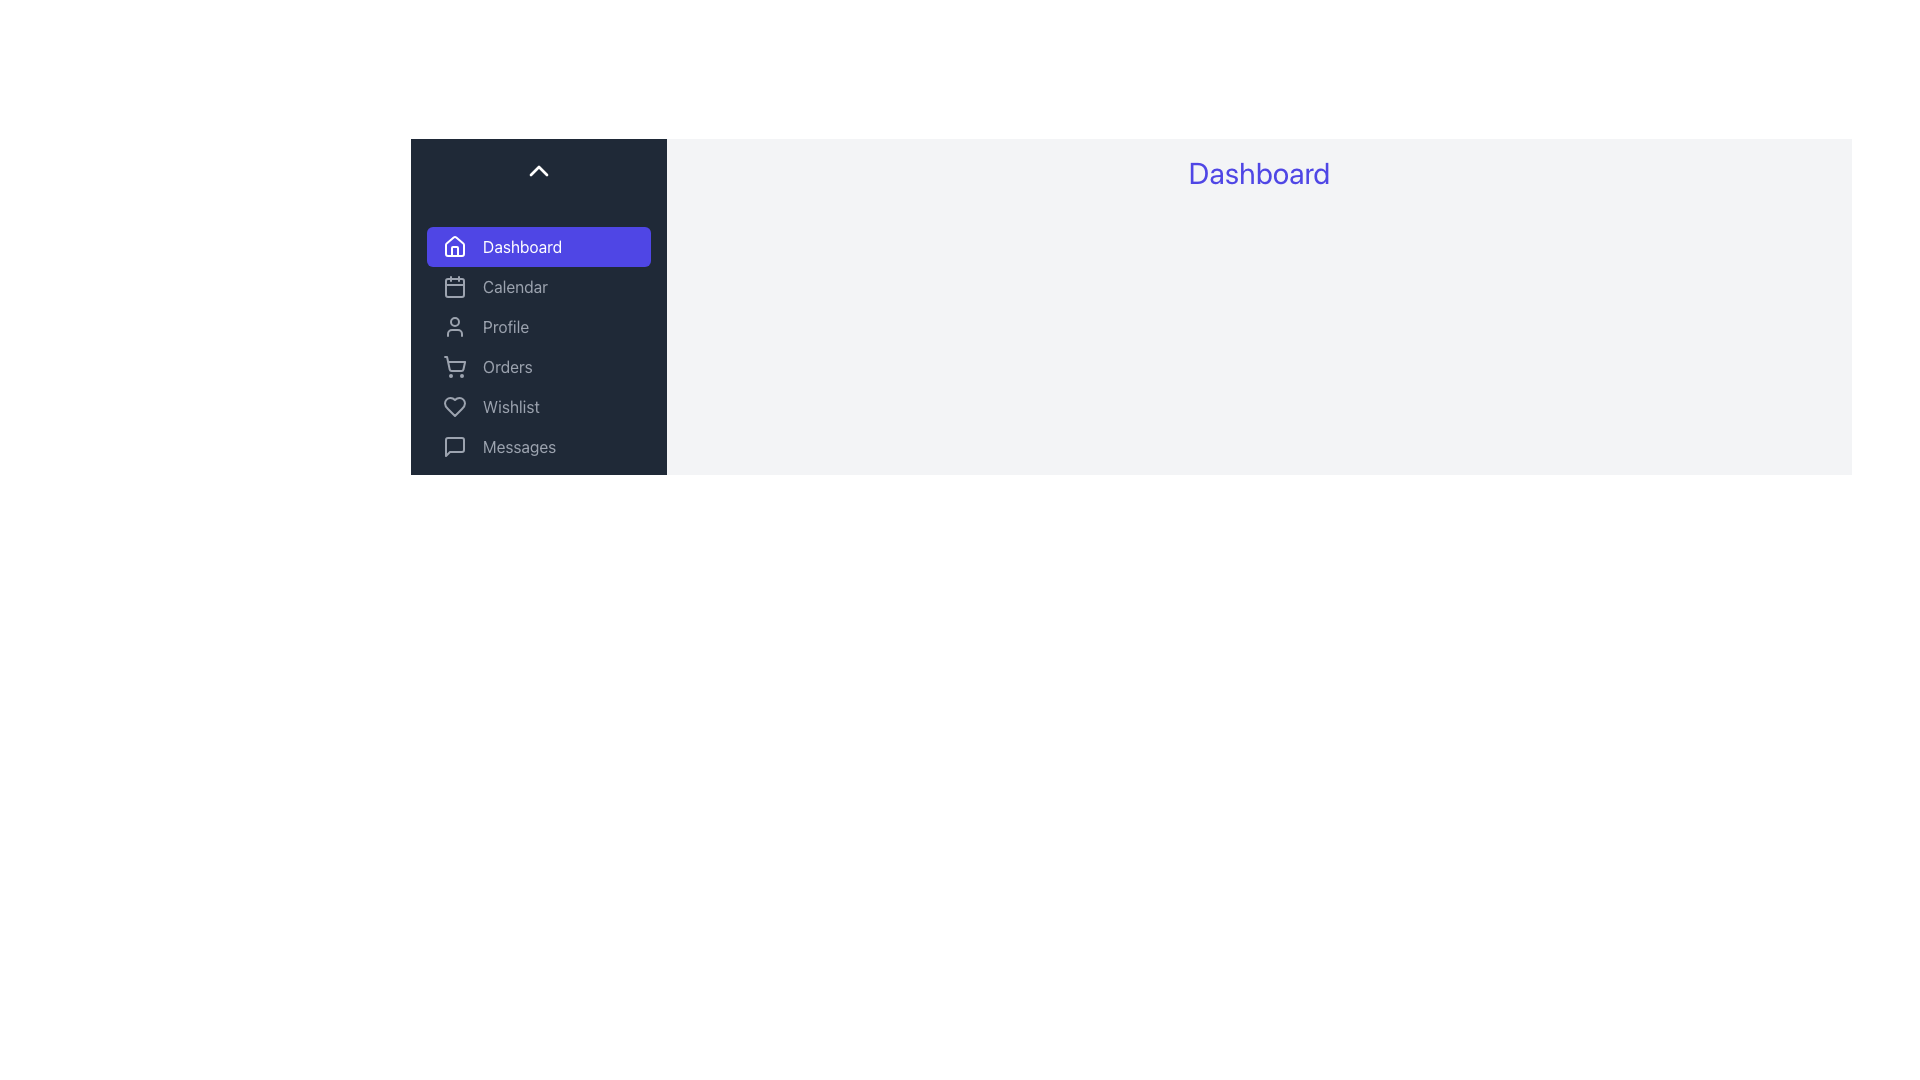 The image size is (1920, 1080). What do you see at coordinates (538, 326) in the screenshot?
I see `the 'Profile' button in the navigation menu to trigger hover effects` at bounding box center [538, 326].